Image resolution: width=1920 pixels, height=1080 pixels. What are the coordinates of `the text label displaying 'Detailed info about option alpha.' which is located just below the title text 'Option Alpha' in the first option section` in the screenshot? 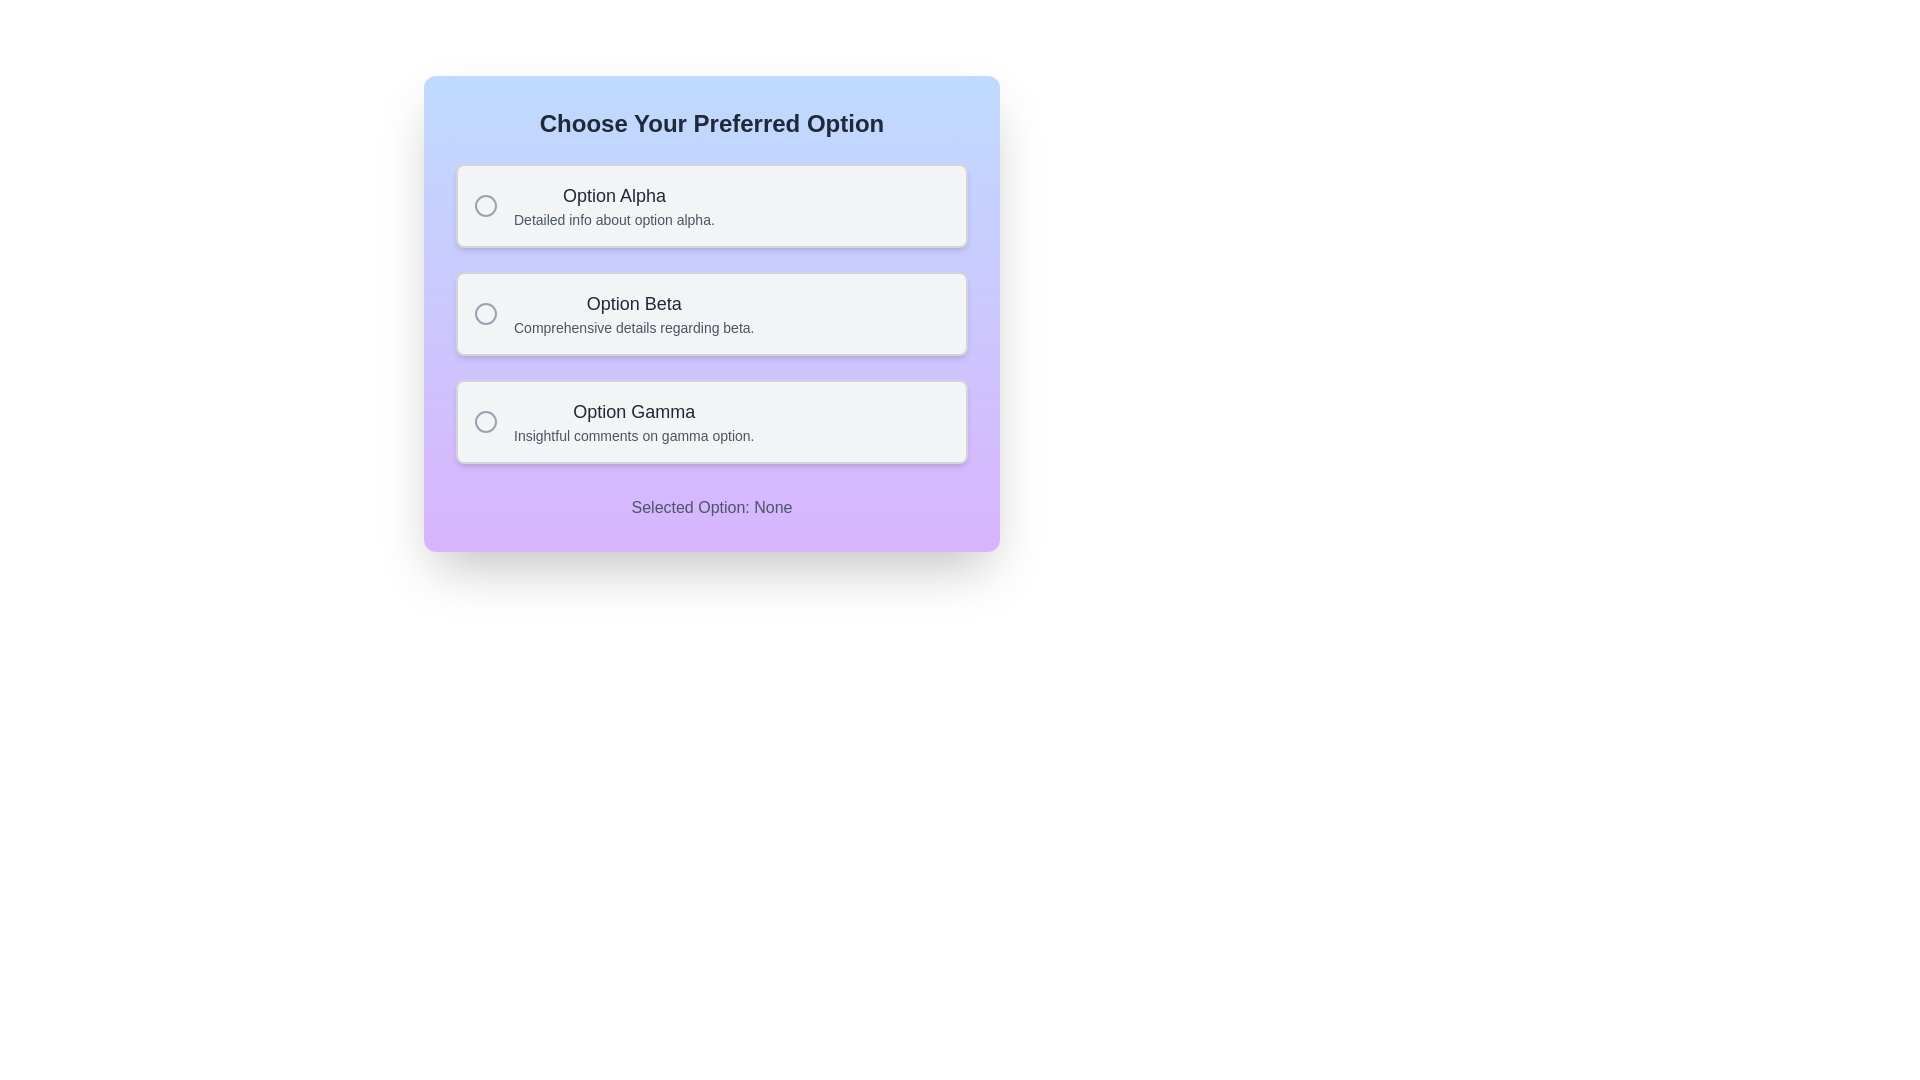 It's located at (613, 219).